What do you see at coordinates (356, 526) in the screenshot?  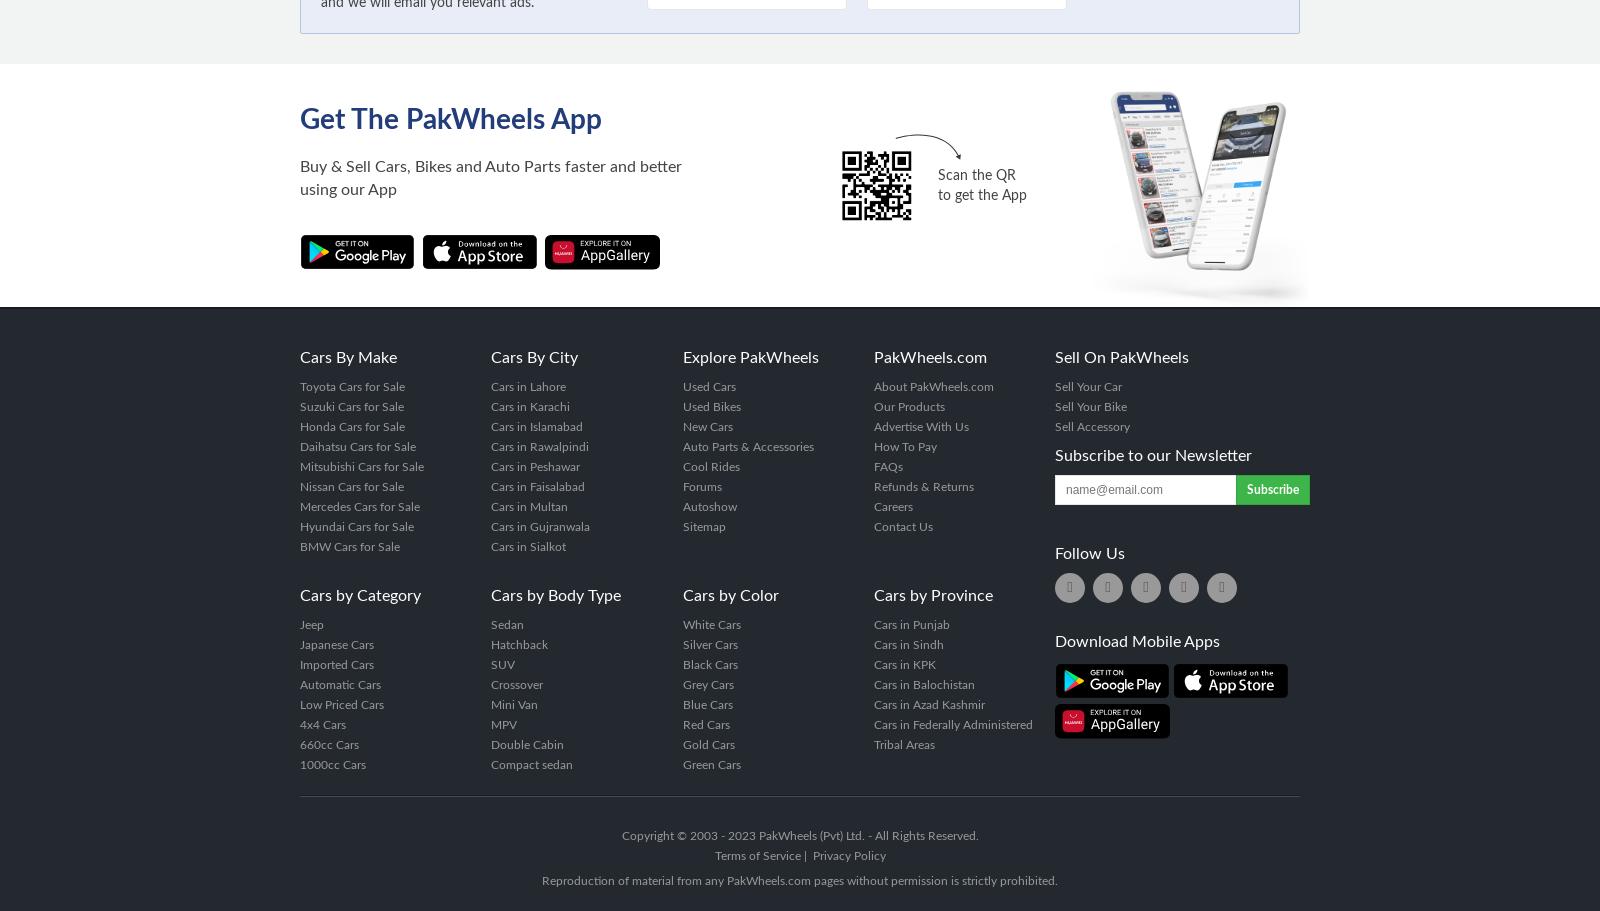 I see `'Hyundai Cars for Sale'` at bounding box center [356, 526].